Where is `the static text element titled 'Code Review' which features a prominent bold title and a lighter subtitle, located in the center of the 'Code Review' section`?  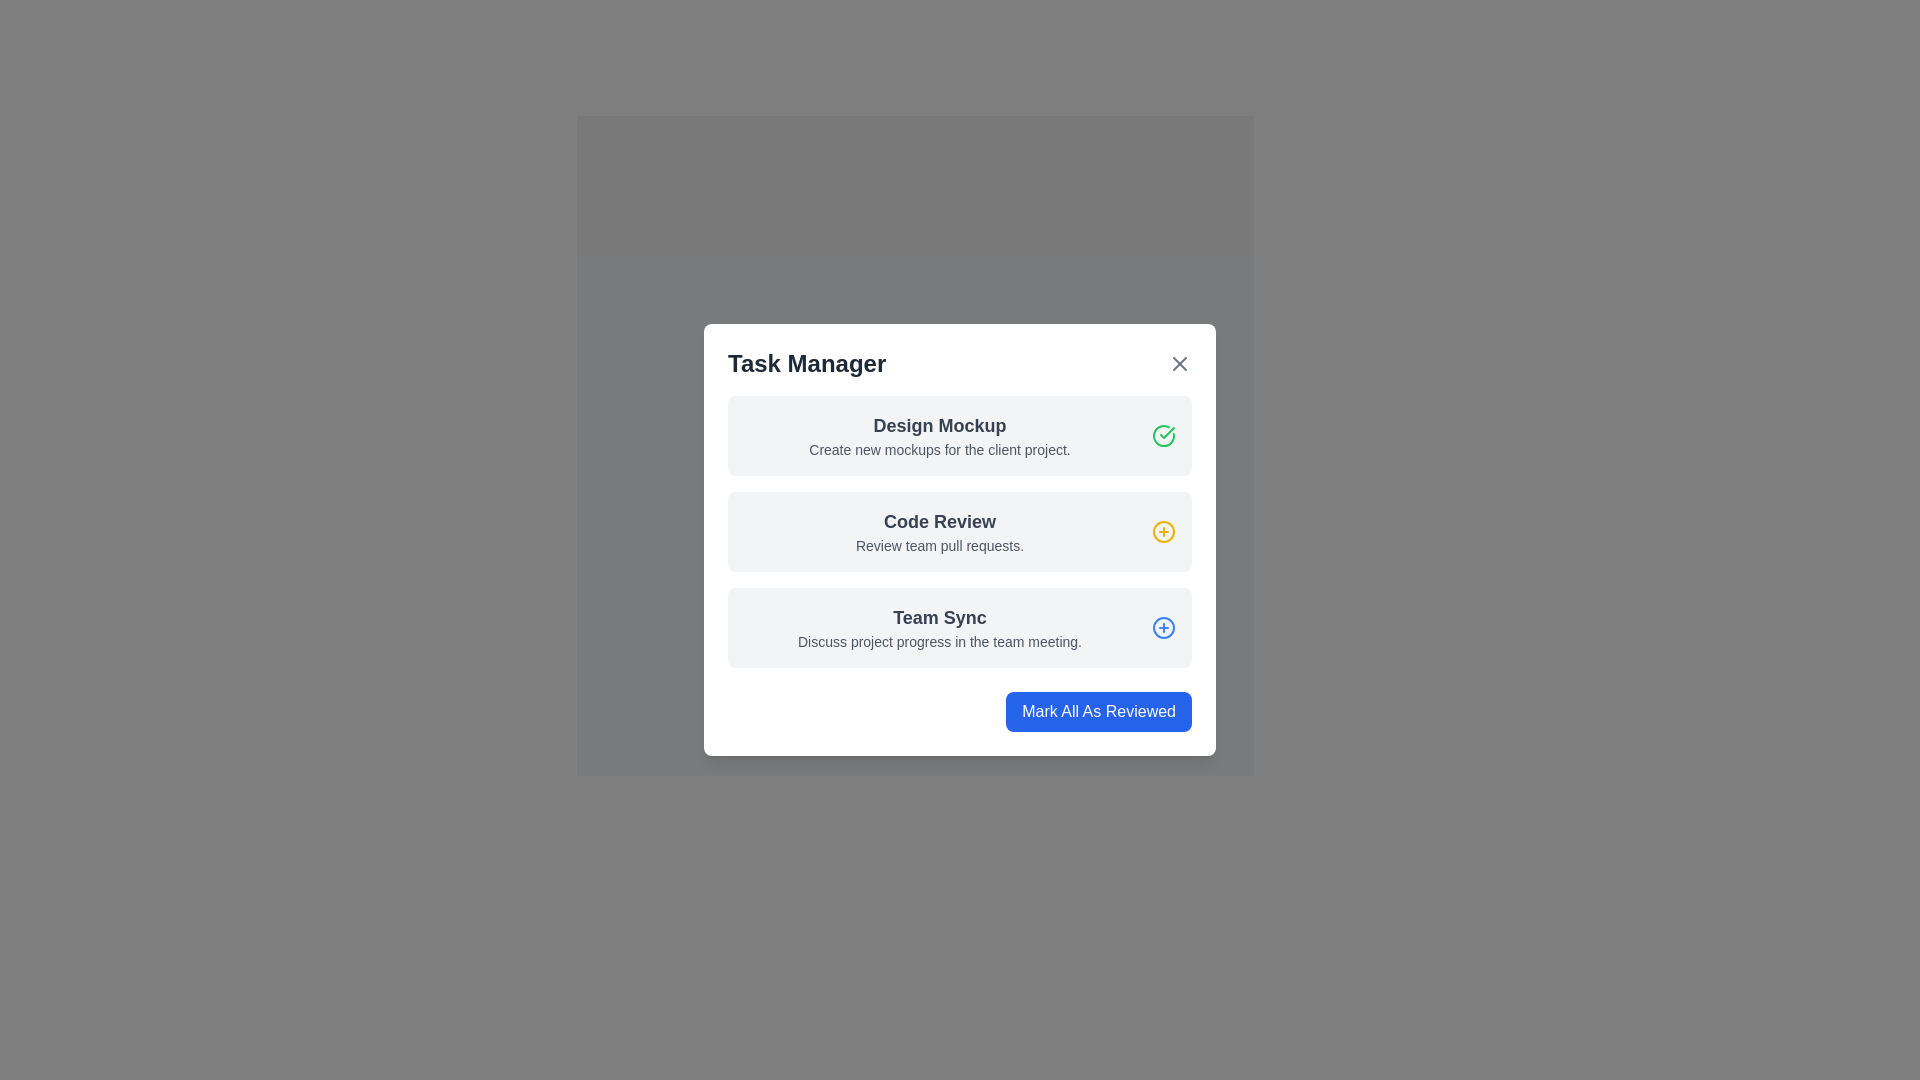 the static text element titled 'Code Review' which features a prominent bold title and a lighter subtitle, located in the center of the 'Code Review' section is located at coordinates (939, 531).